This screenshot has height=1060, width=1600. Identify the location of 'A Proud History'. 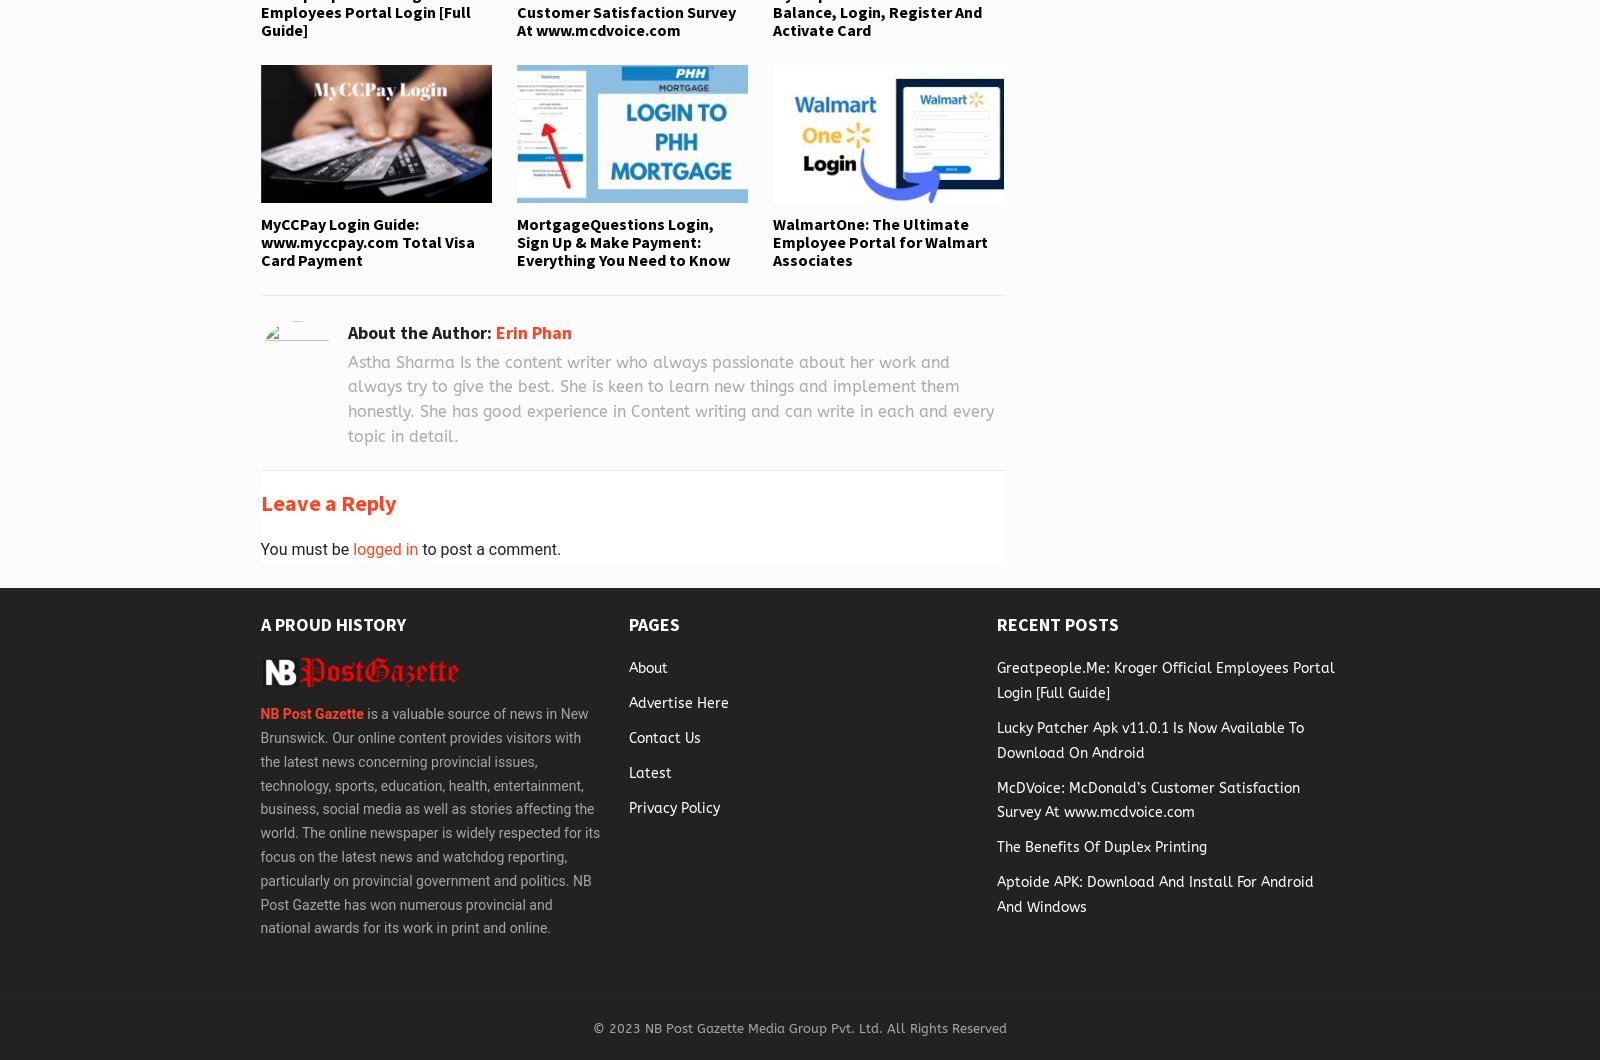
(332, 623).